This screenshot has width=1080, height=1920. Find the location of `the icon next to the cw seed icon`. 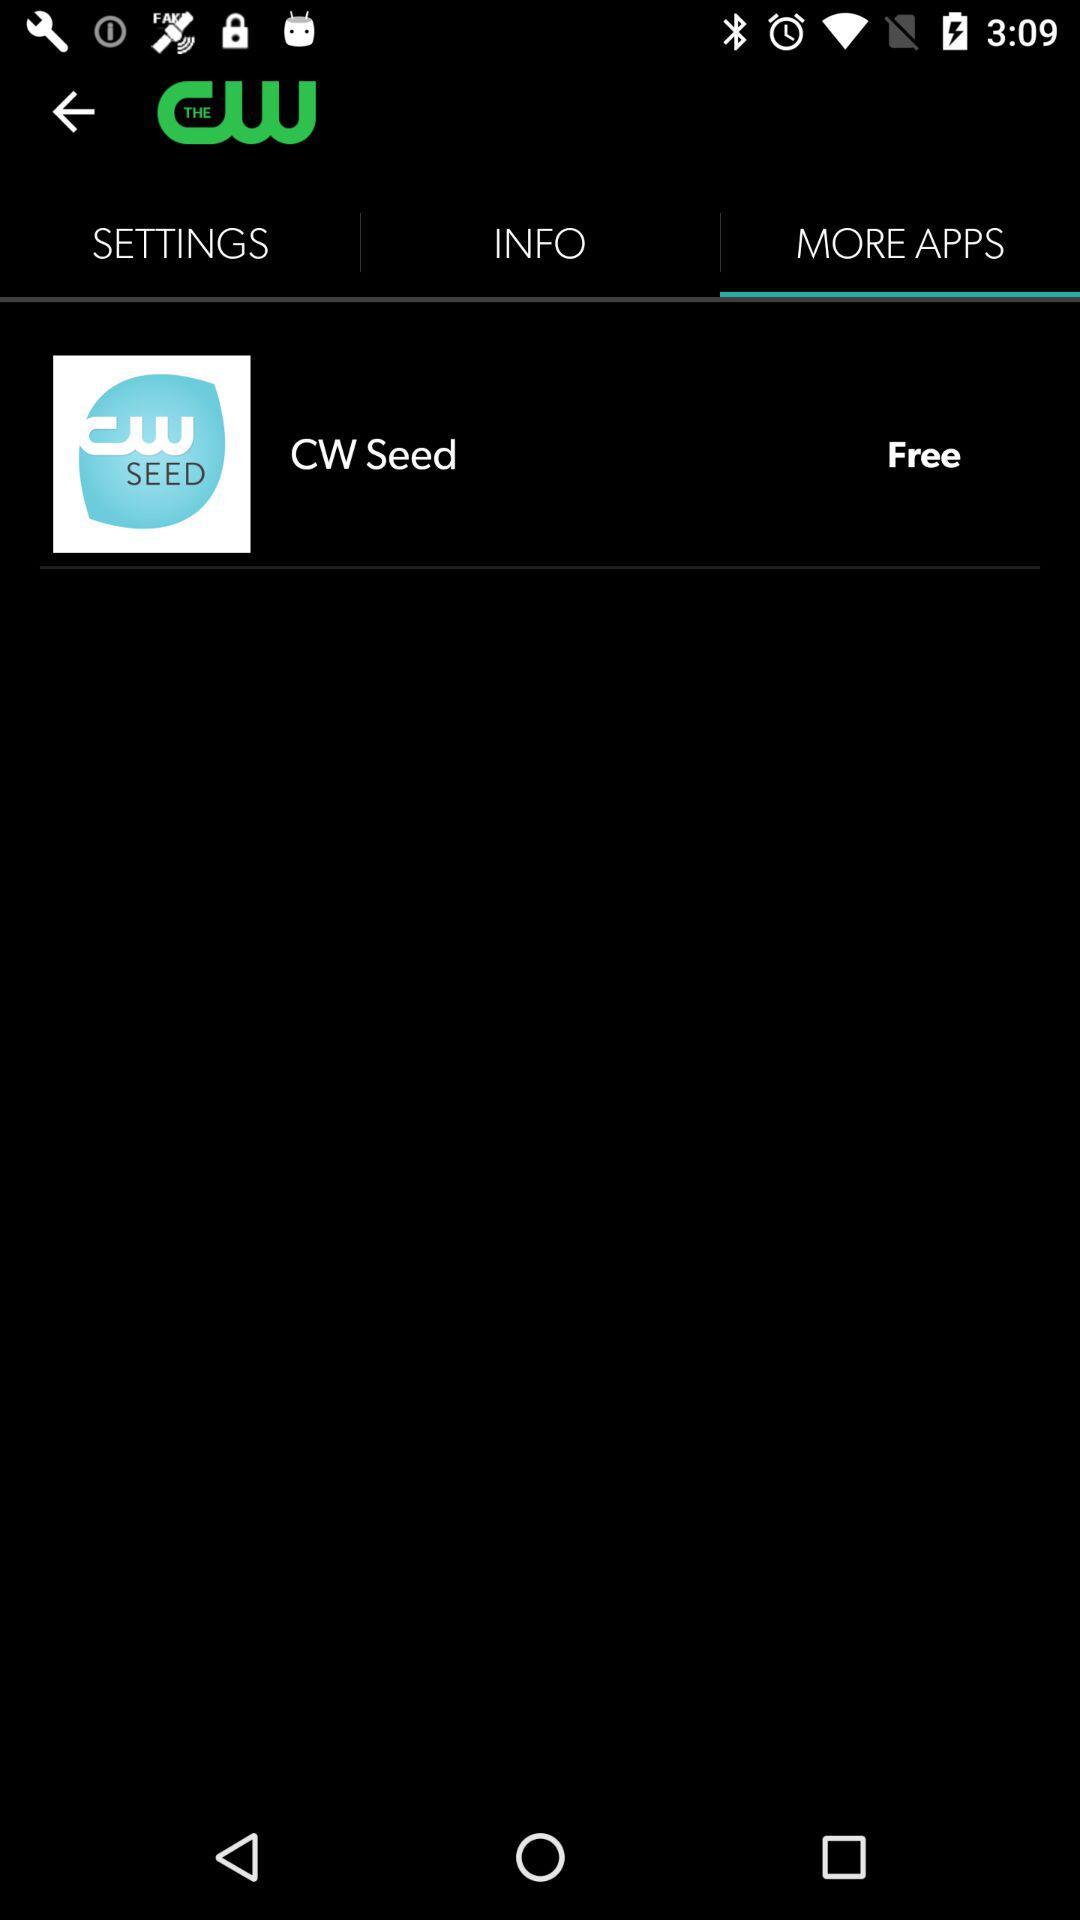

the icon next to the cw seed icon is located at coordinates (924, 452).